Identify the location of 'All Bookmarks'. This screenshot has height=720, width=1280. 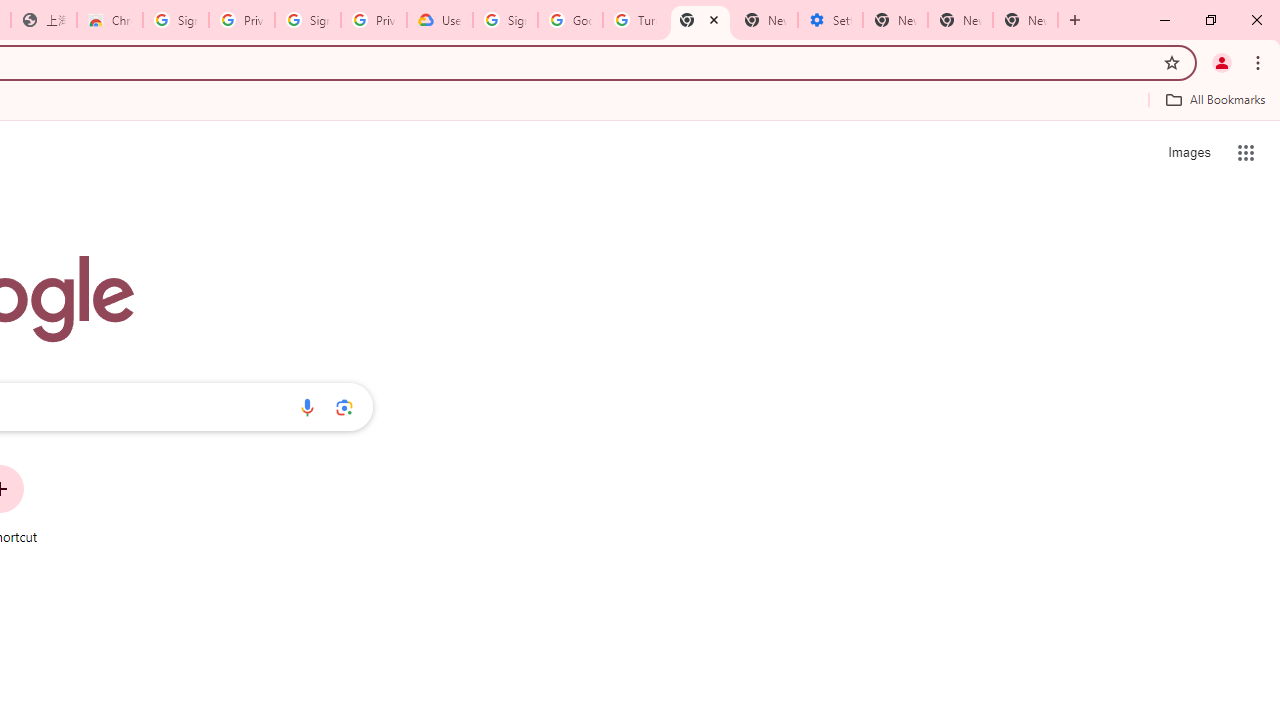
(1214, 99).